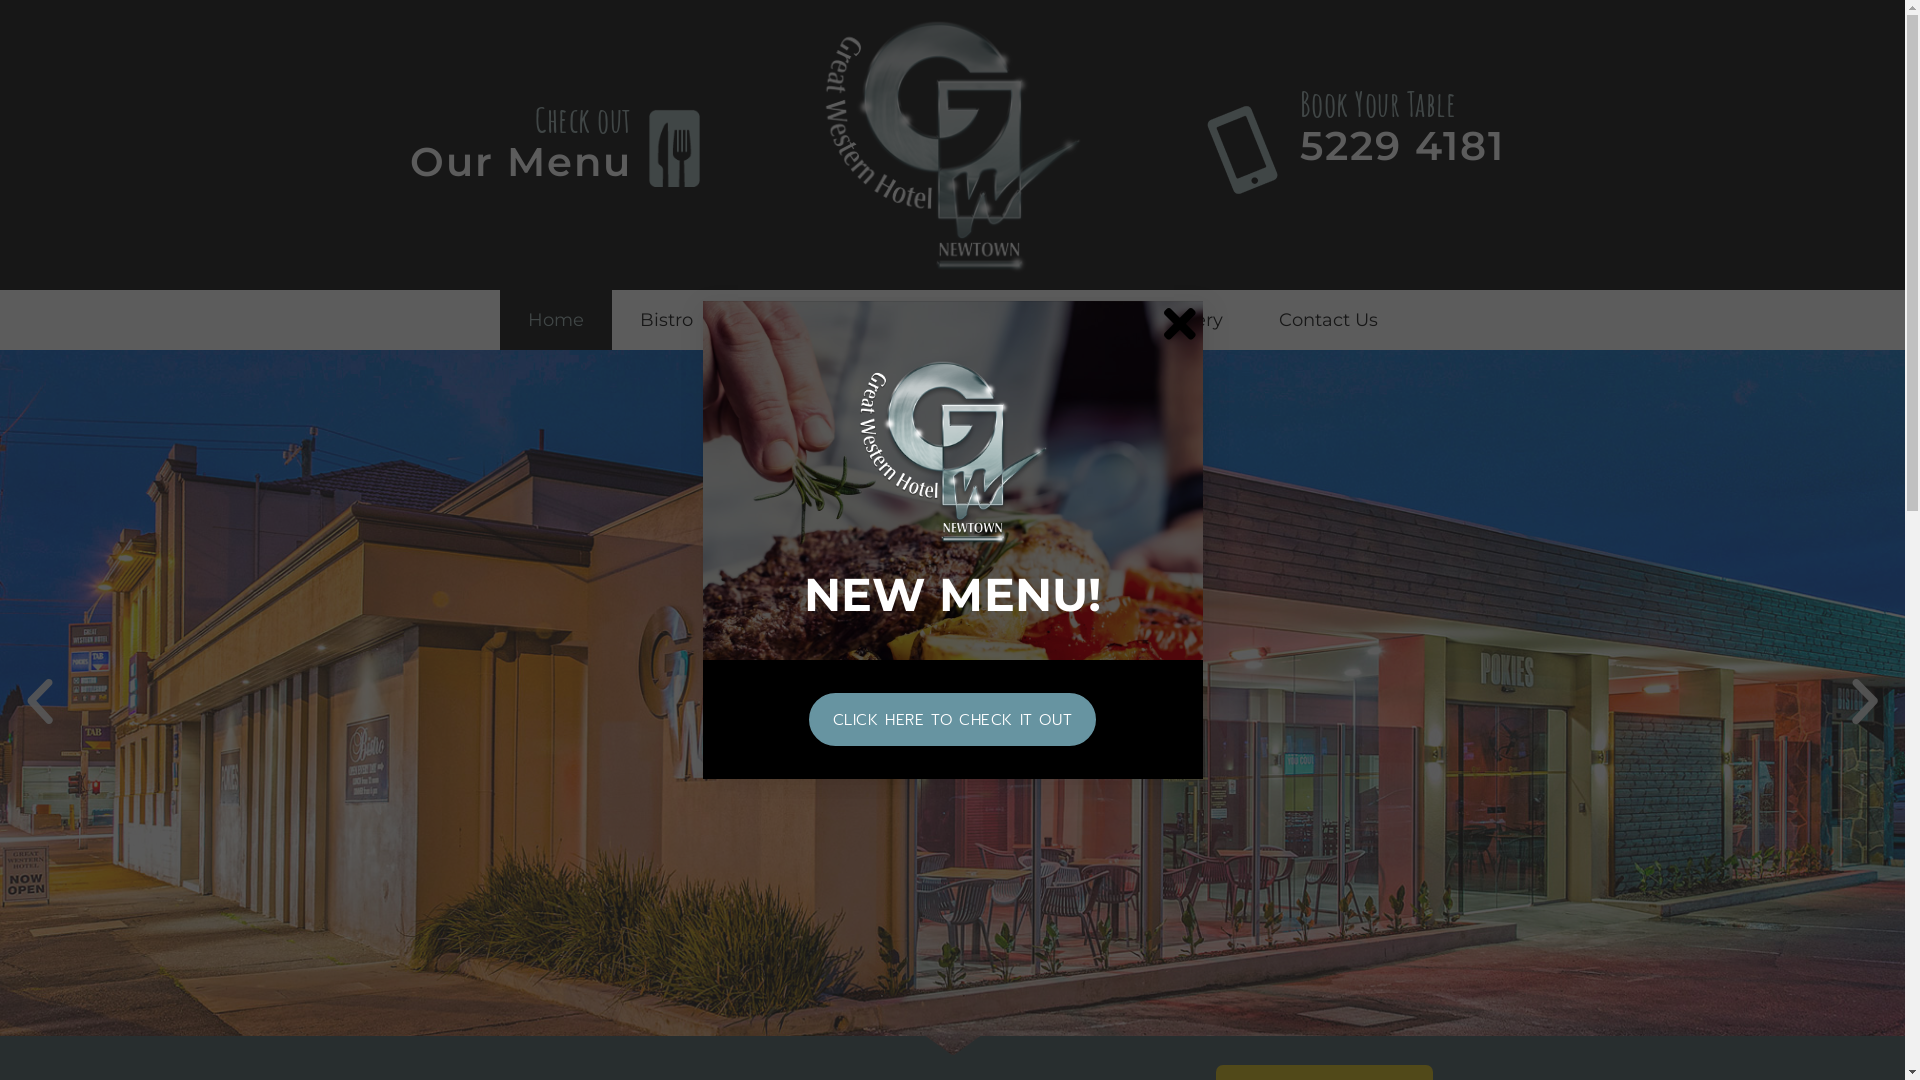 This screenshot has height=1080, width=1920. Describe the element at coordinates (952, 718) in the screenshot. I see `'CLICK HERE TO CHECK IT OUT'` at that location.